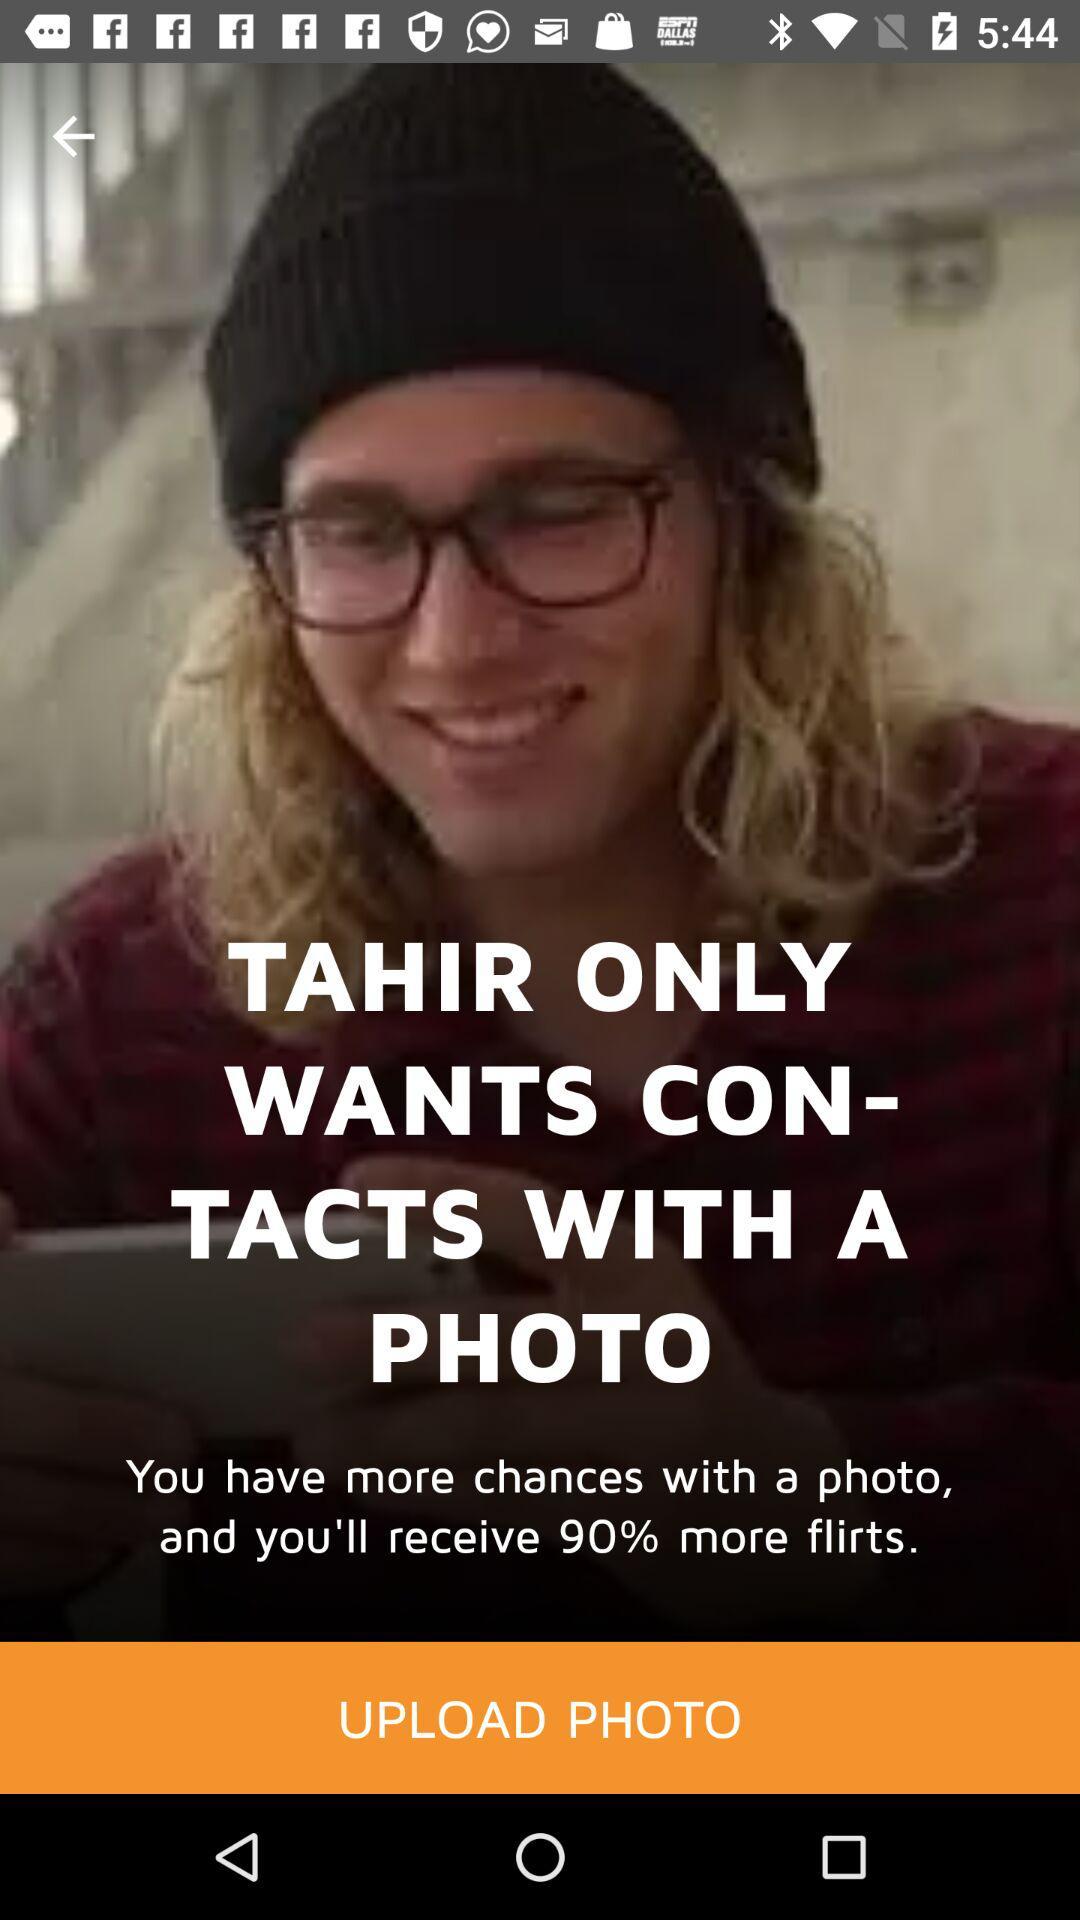 The height and width of the screenshot is (1920, 1080). I want to click on upload photo, so click(540, 1716).